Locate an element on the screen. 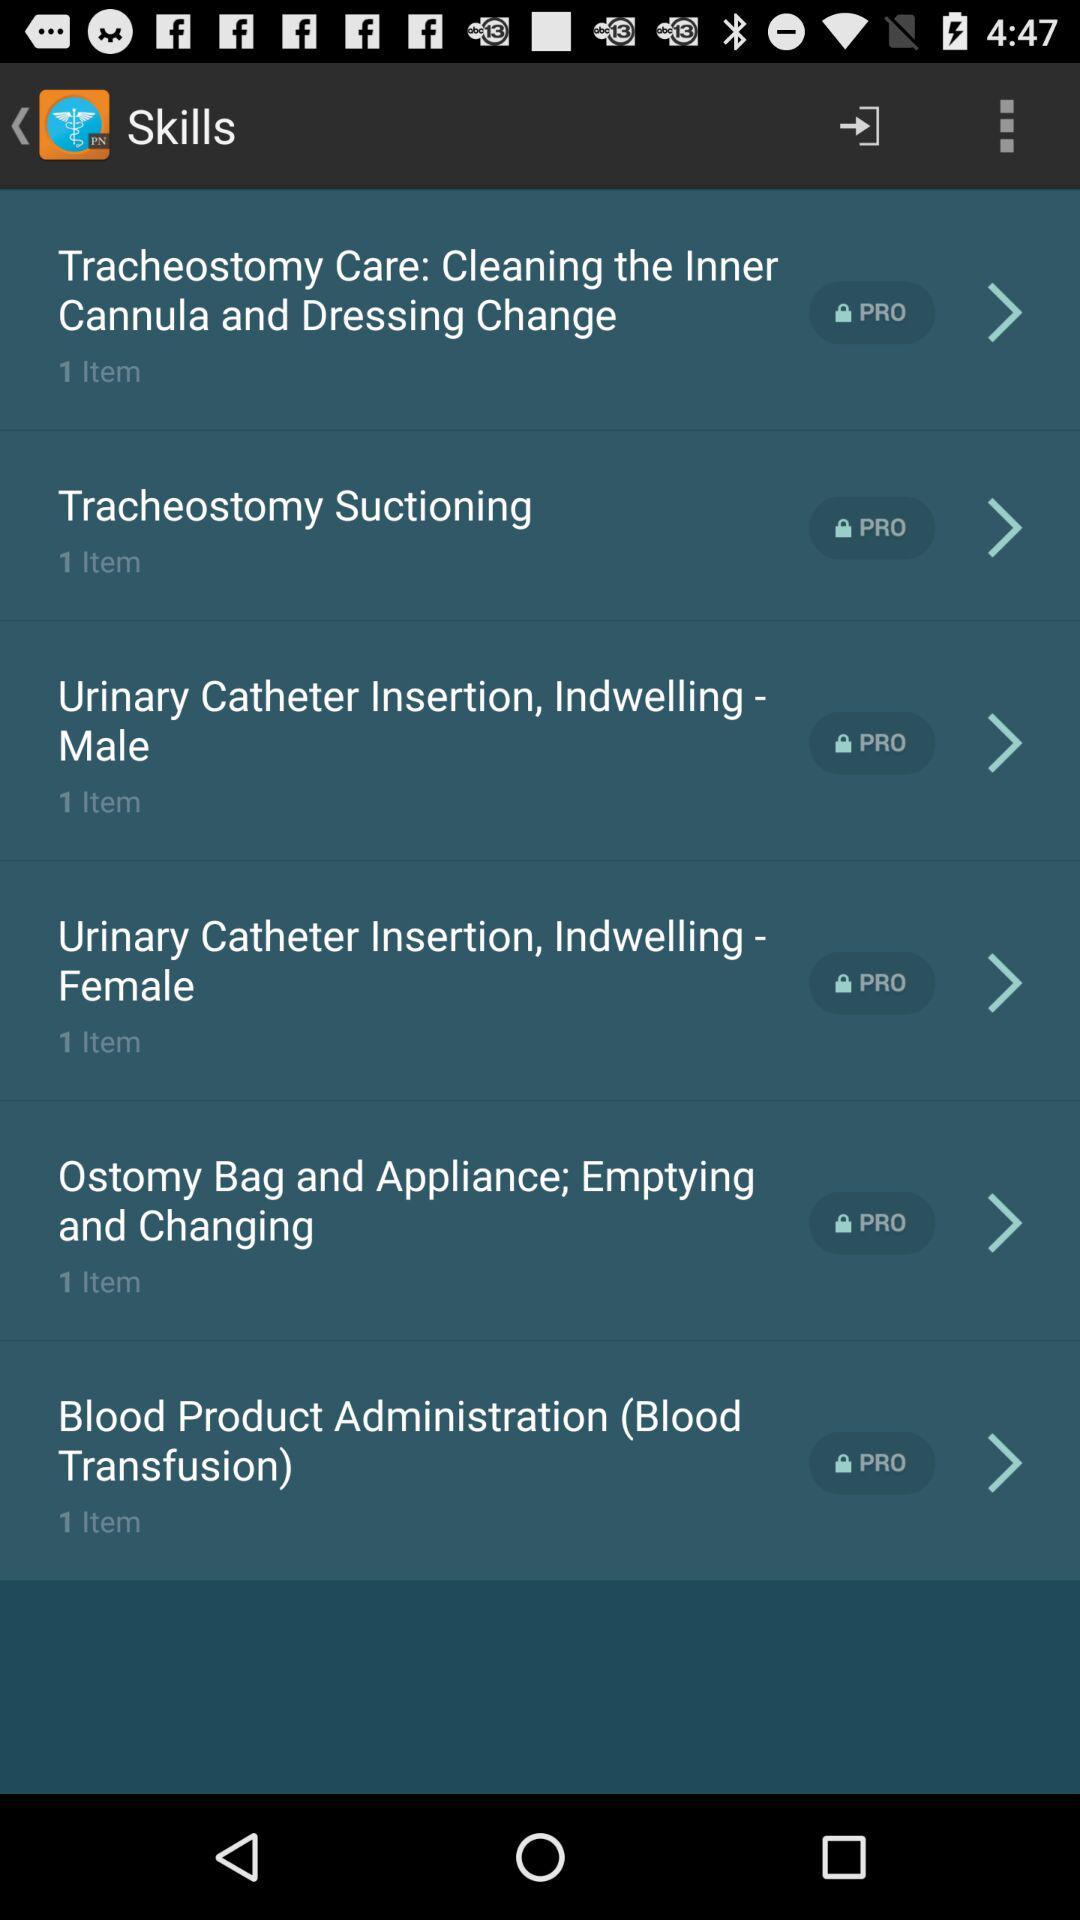  pro version is located at coordinates (871, 1222).